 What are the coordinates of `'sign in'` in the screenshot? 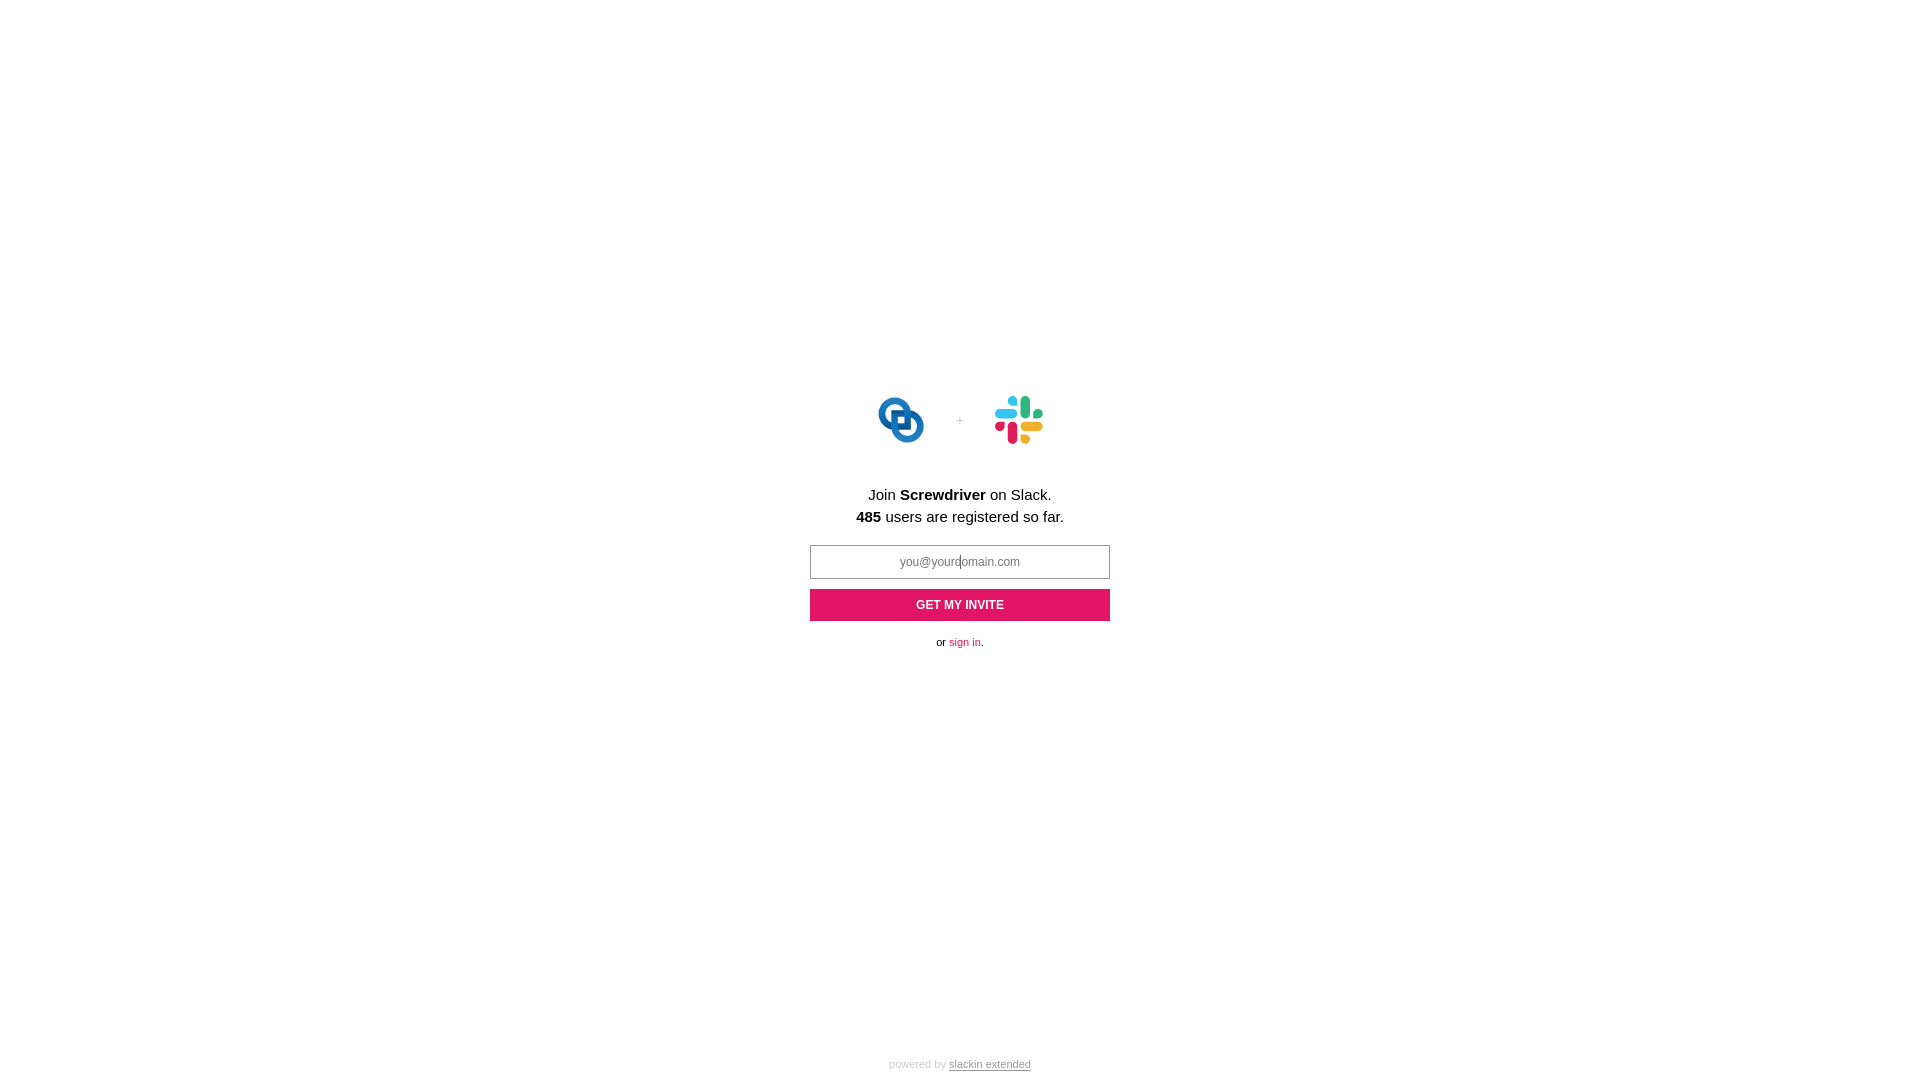 It's located at (964, 641).